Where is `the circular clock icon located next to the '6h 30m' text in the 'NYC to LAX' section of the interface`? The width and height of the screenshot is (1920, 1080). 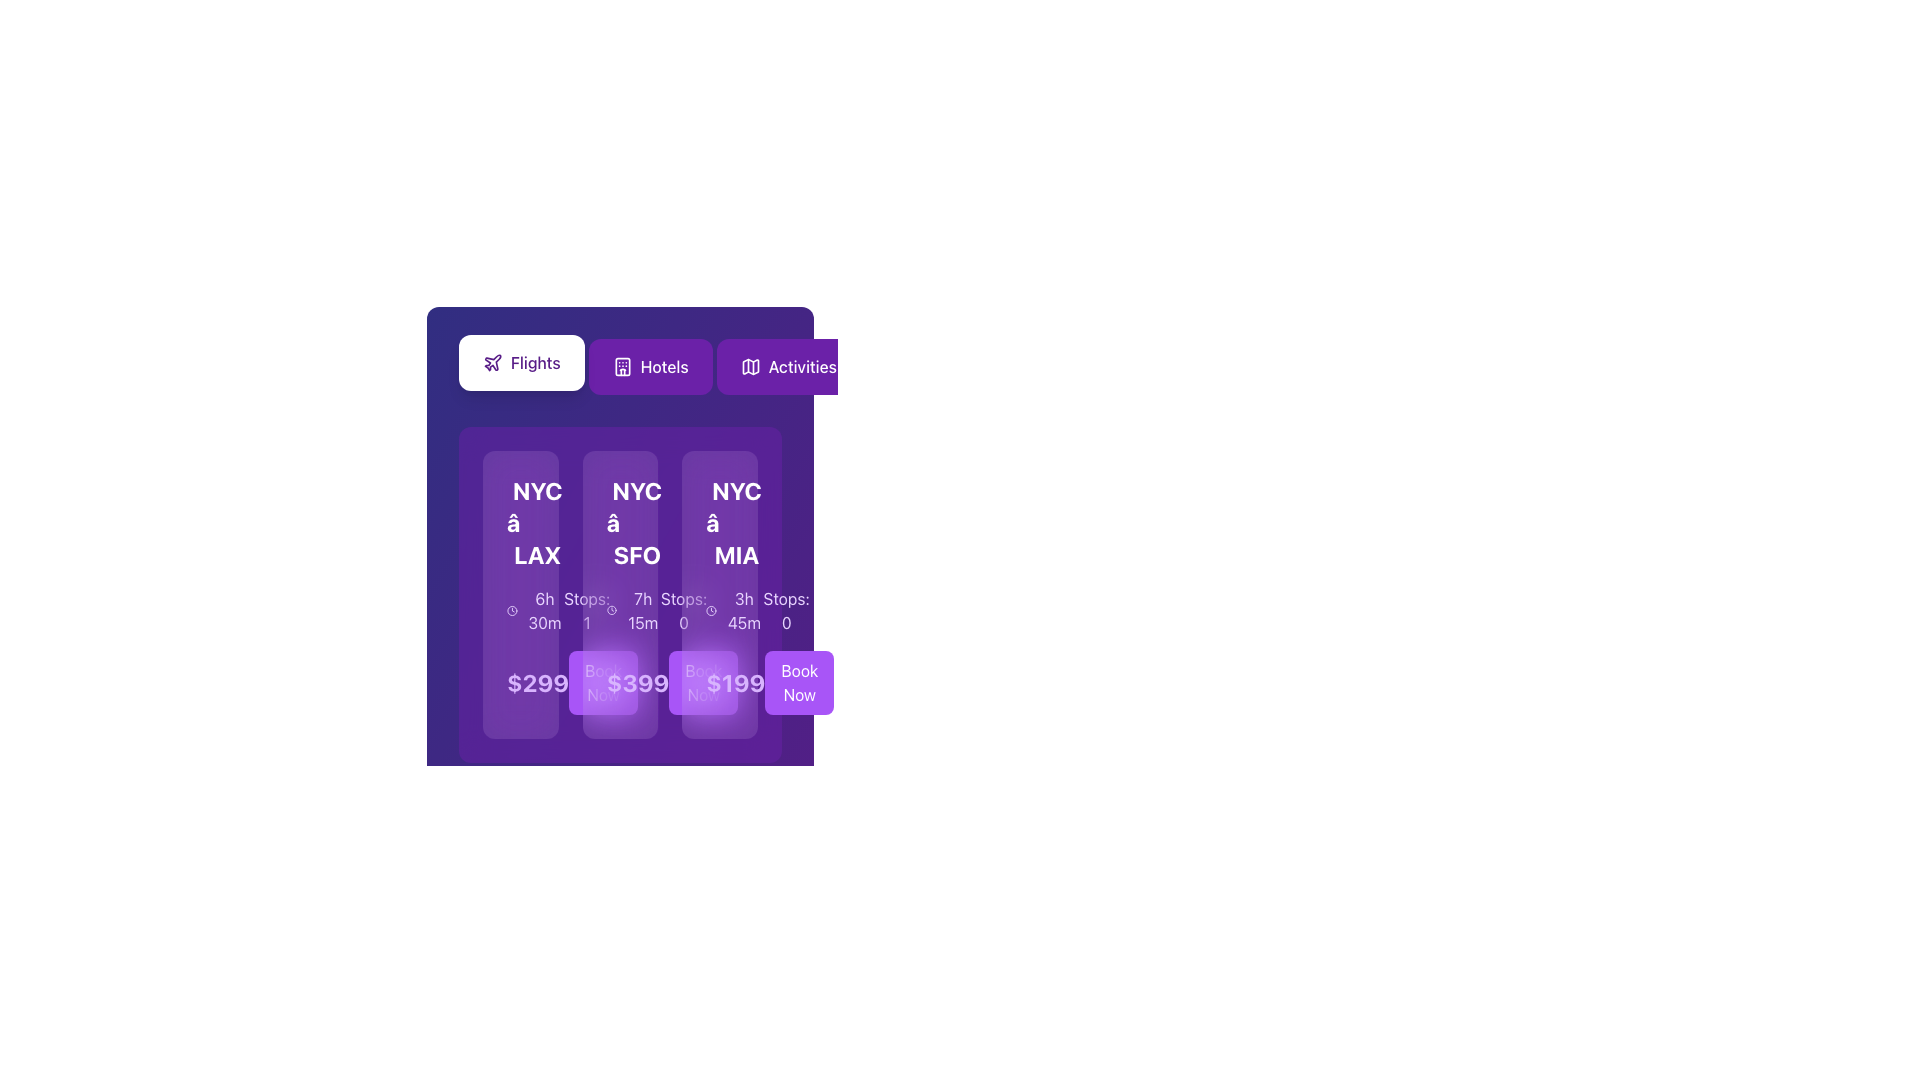
the circular clock icon located next to the '6h 30m' text in the 'NYC to LAX' section of the interface is located at coordinates (512, 609).